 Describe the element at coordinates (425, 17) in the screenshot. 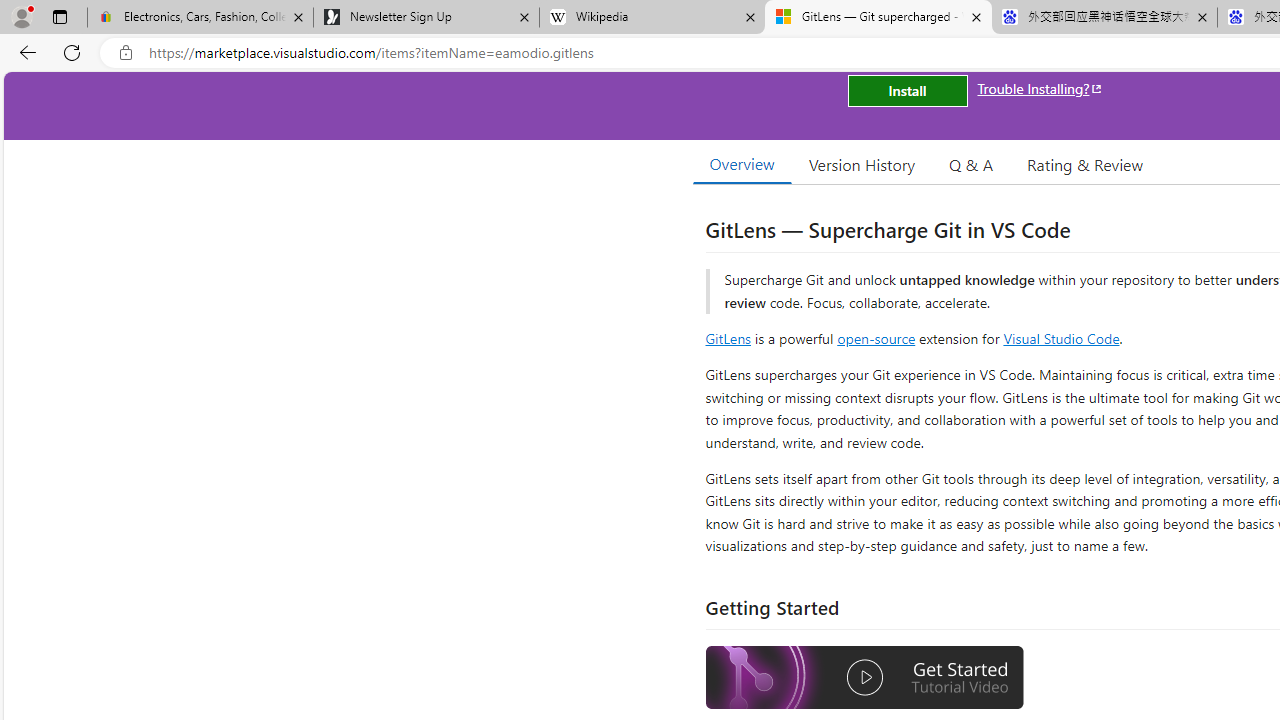

I see `'Newsletter Sign Up'` at that location.